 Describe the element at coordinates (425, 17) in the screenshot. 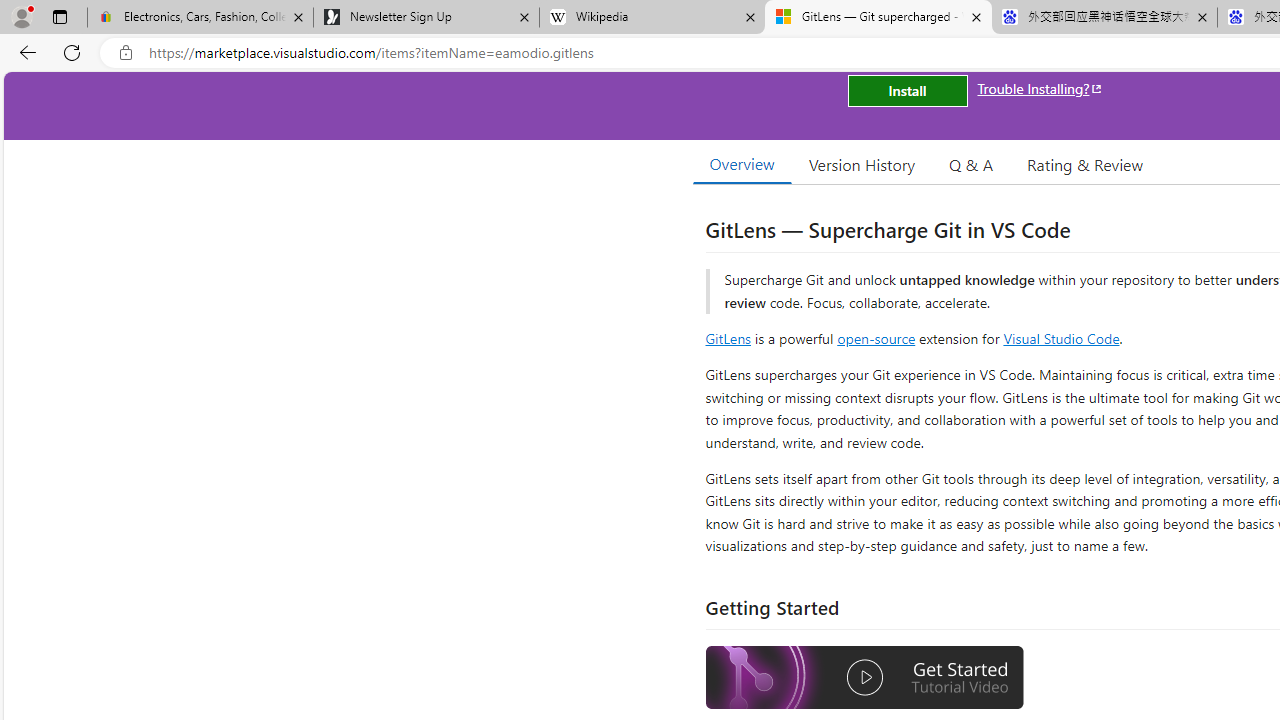

I see `'Newsletter Sign Up'` at that location.